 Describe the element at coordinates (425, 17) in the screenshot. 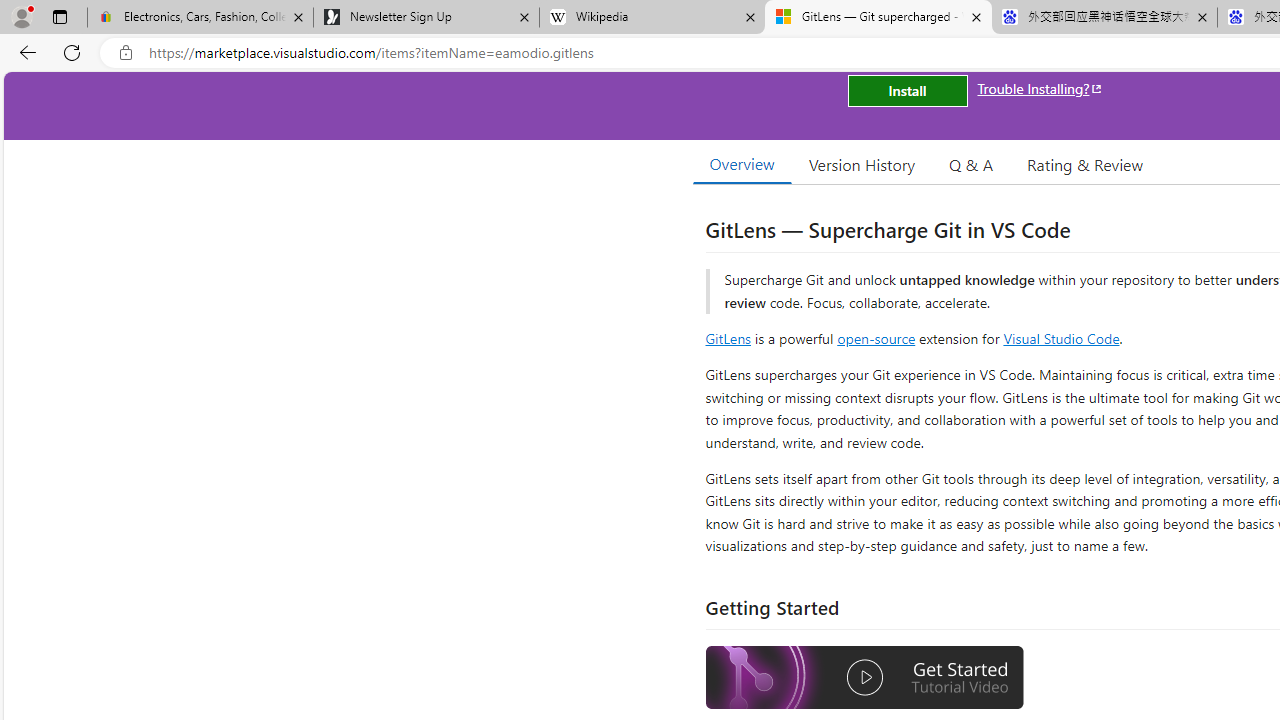

I see `'Newsletter Sign Up'` at that location.